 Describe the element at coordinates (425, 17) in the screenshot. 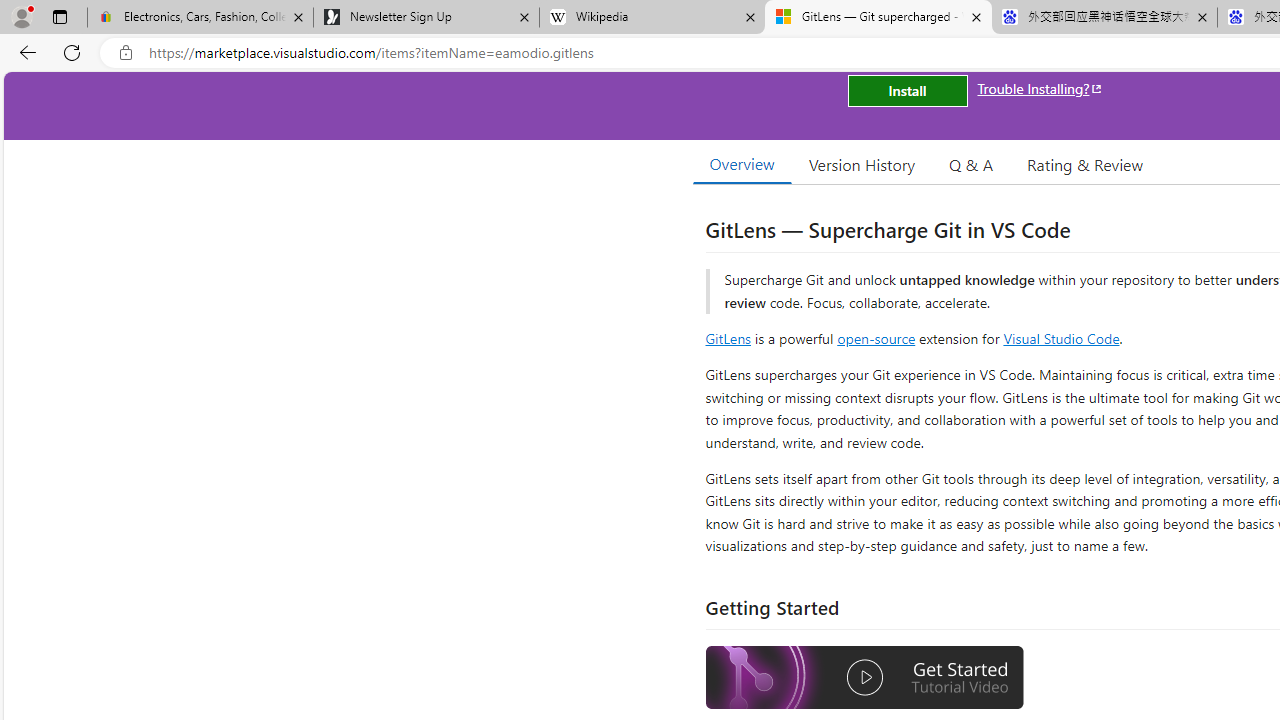

I see `'Newsletter Sign Up'` at that location.